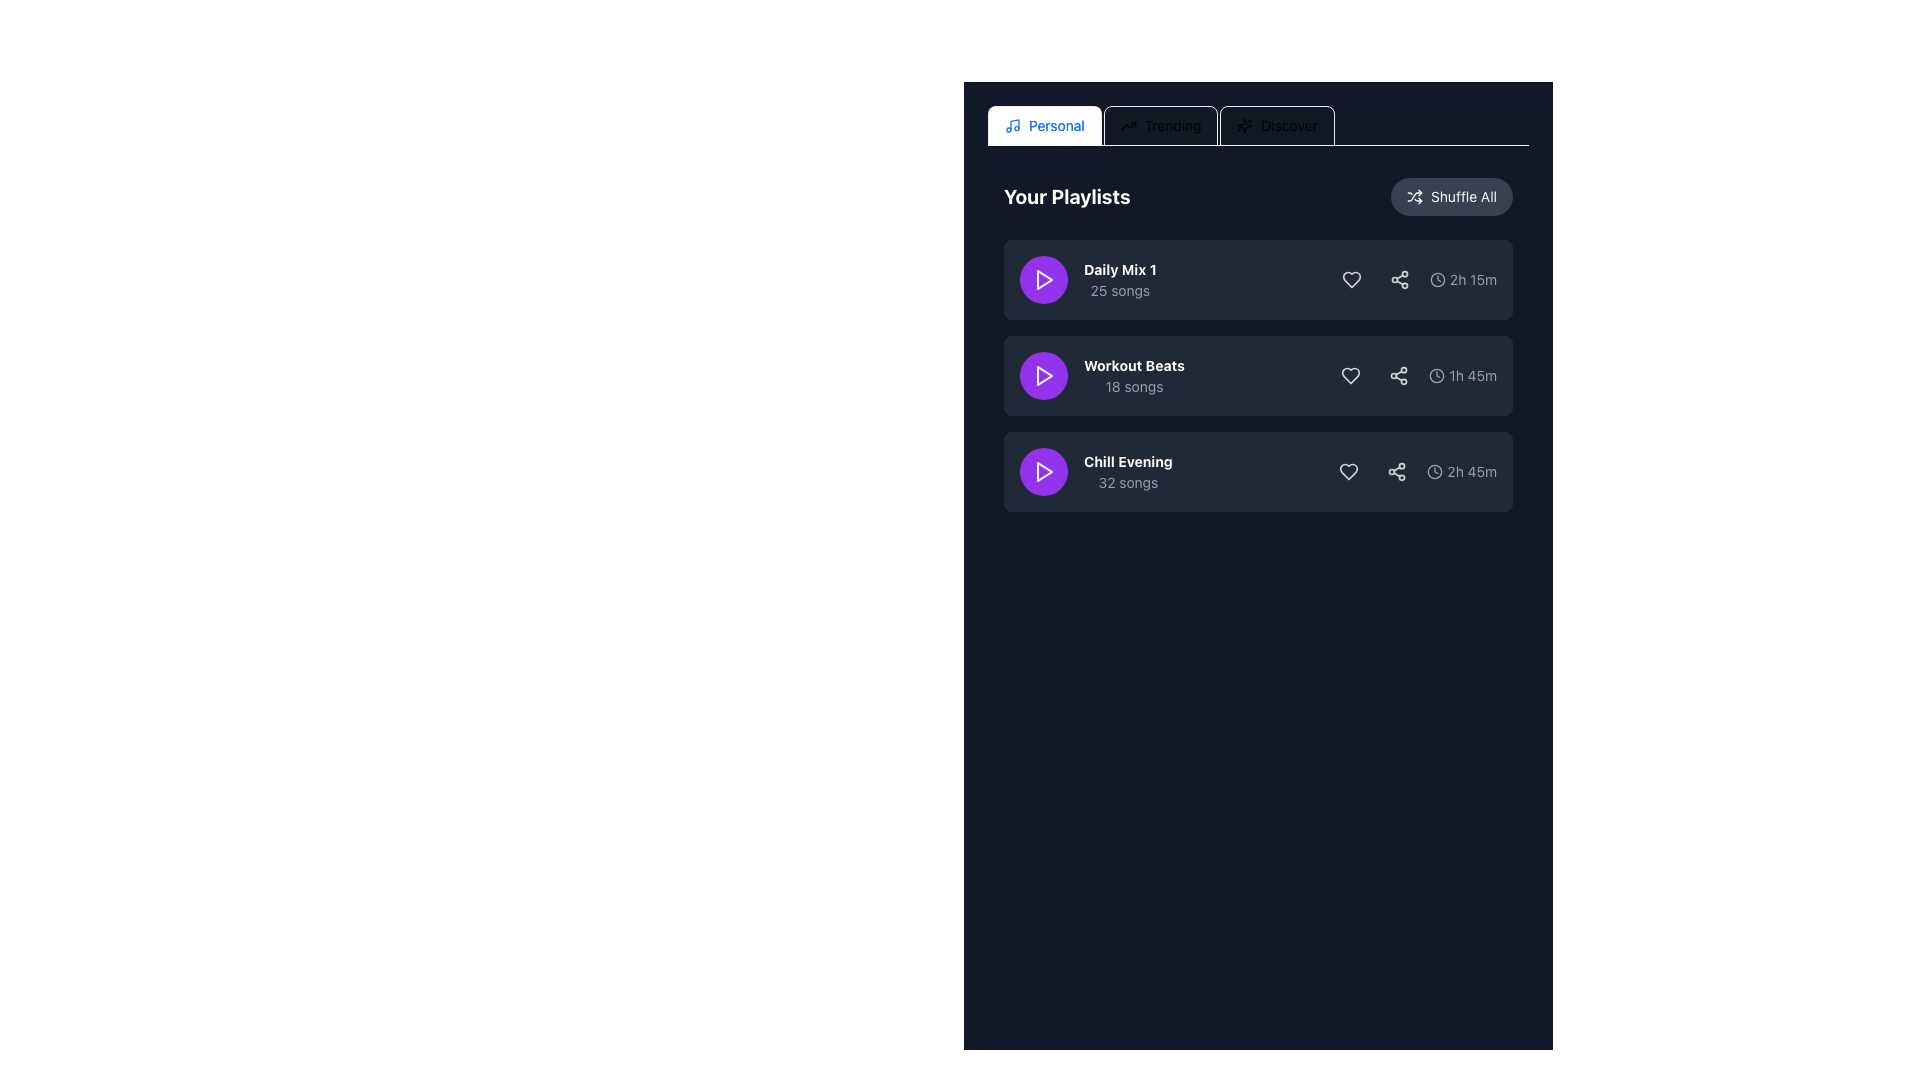 This screenshot has width=1920, height=1080. Describe the element at coordinates (1276, 126) in the screenshot. I see `the 'Discover' tab in the top navigation bar` at that location.